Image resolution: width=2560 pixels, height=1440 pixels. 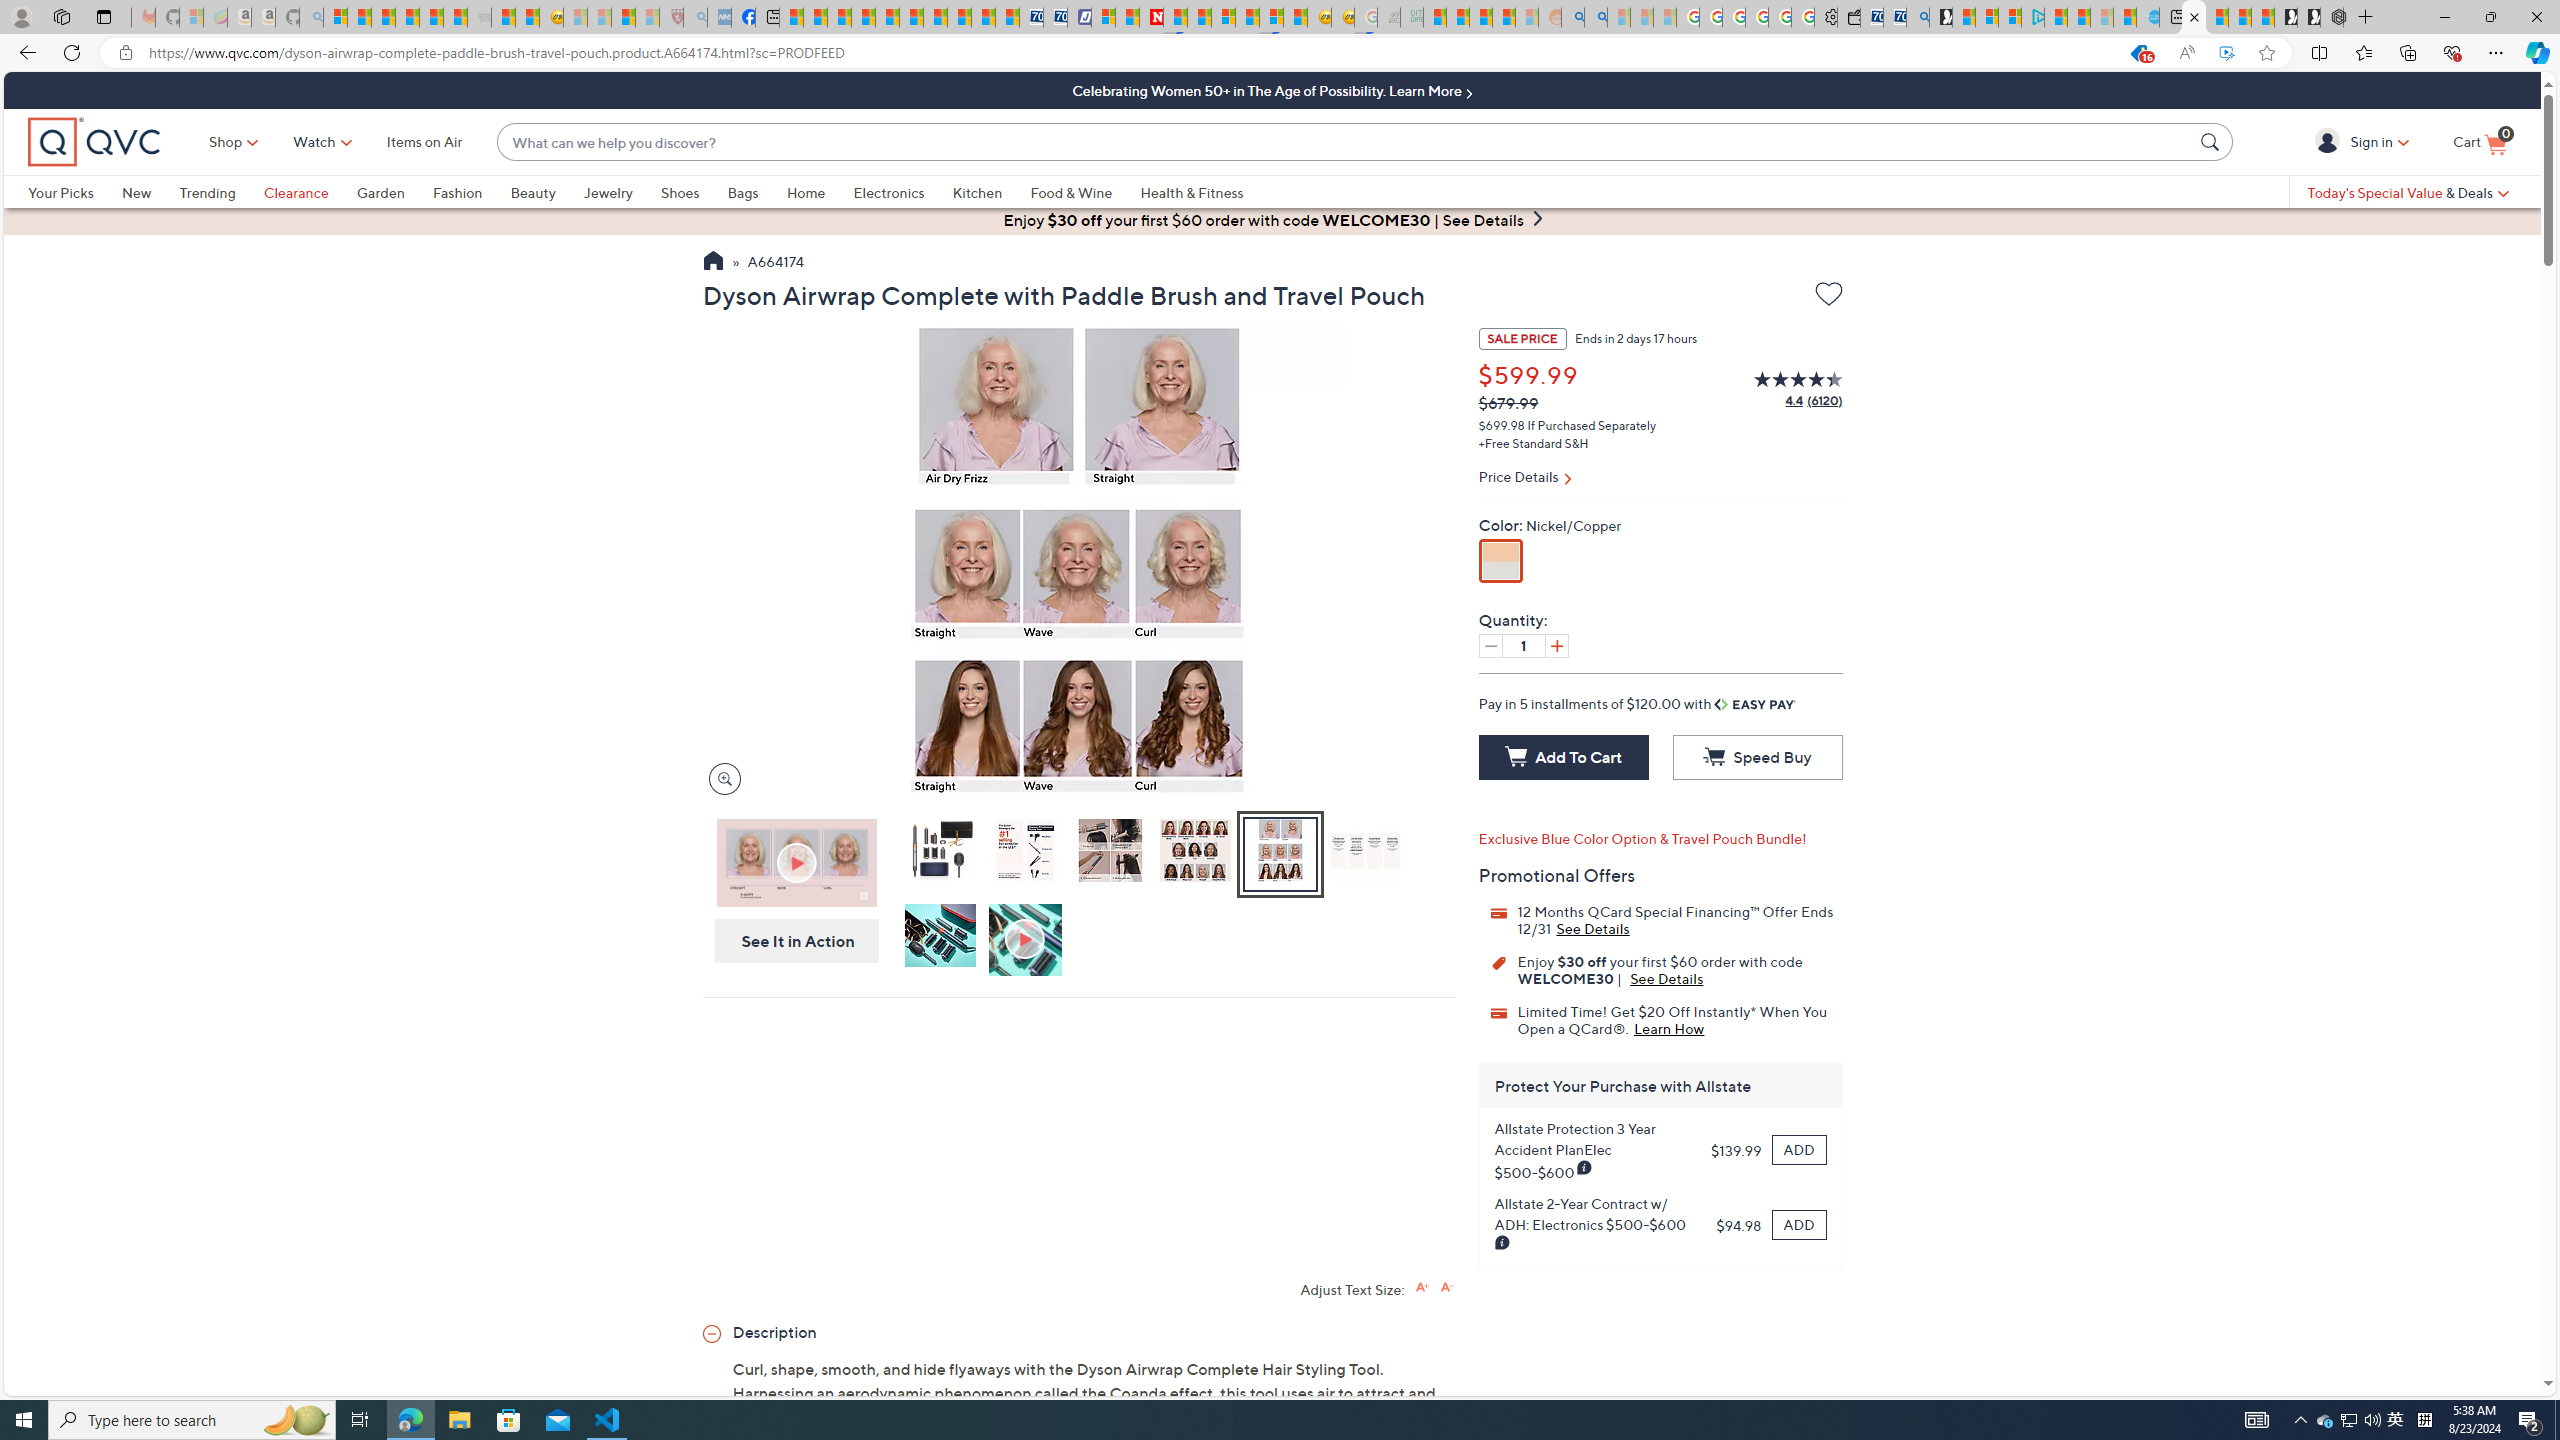 I want to click on 'On-Air Presentation', so click(x=796, y=862).